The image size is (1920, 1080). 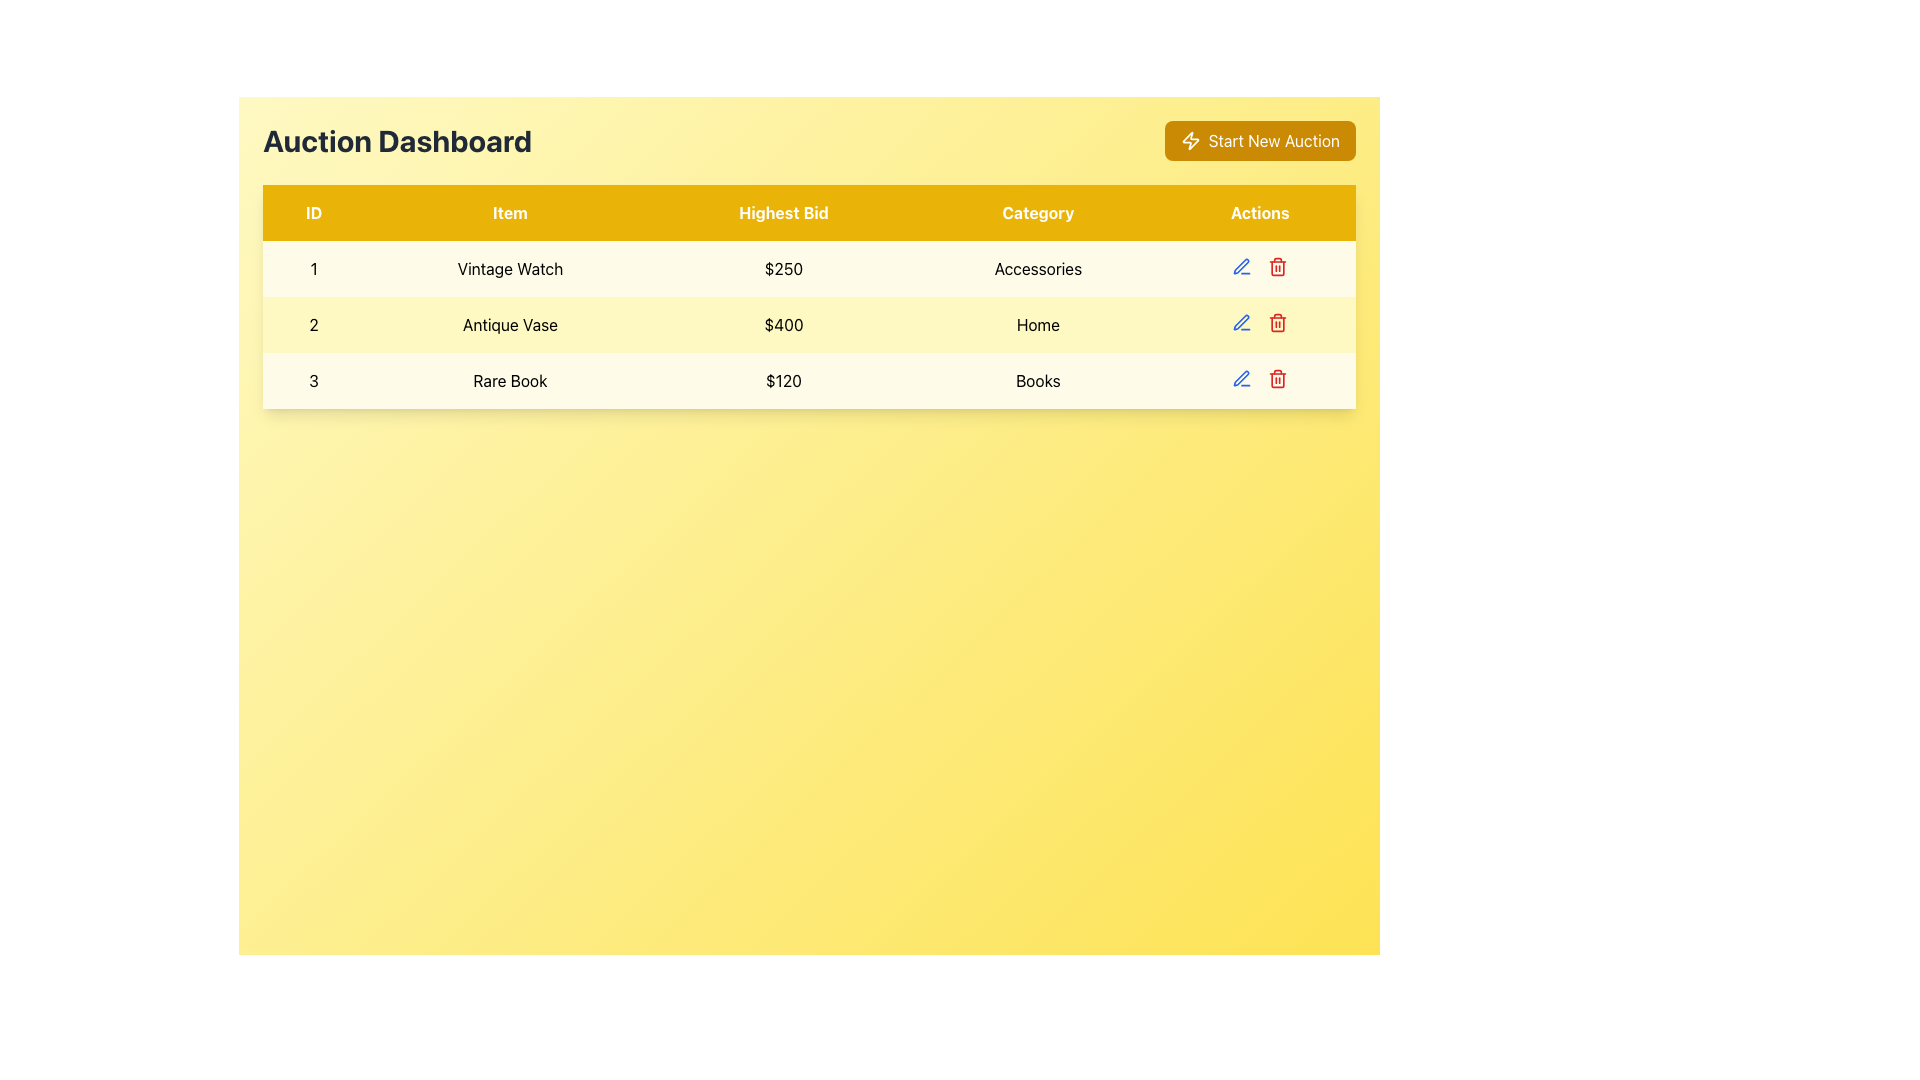 I want to click on the Text Label that serves as a column header for item names or descriptions, located in the second column of a five-column layout, between 'ID' and 'Highest Bid', so click(x=510, y=212).